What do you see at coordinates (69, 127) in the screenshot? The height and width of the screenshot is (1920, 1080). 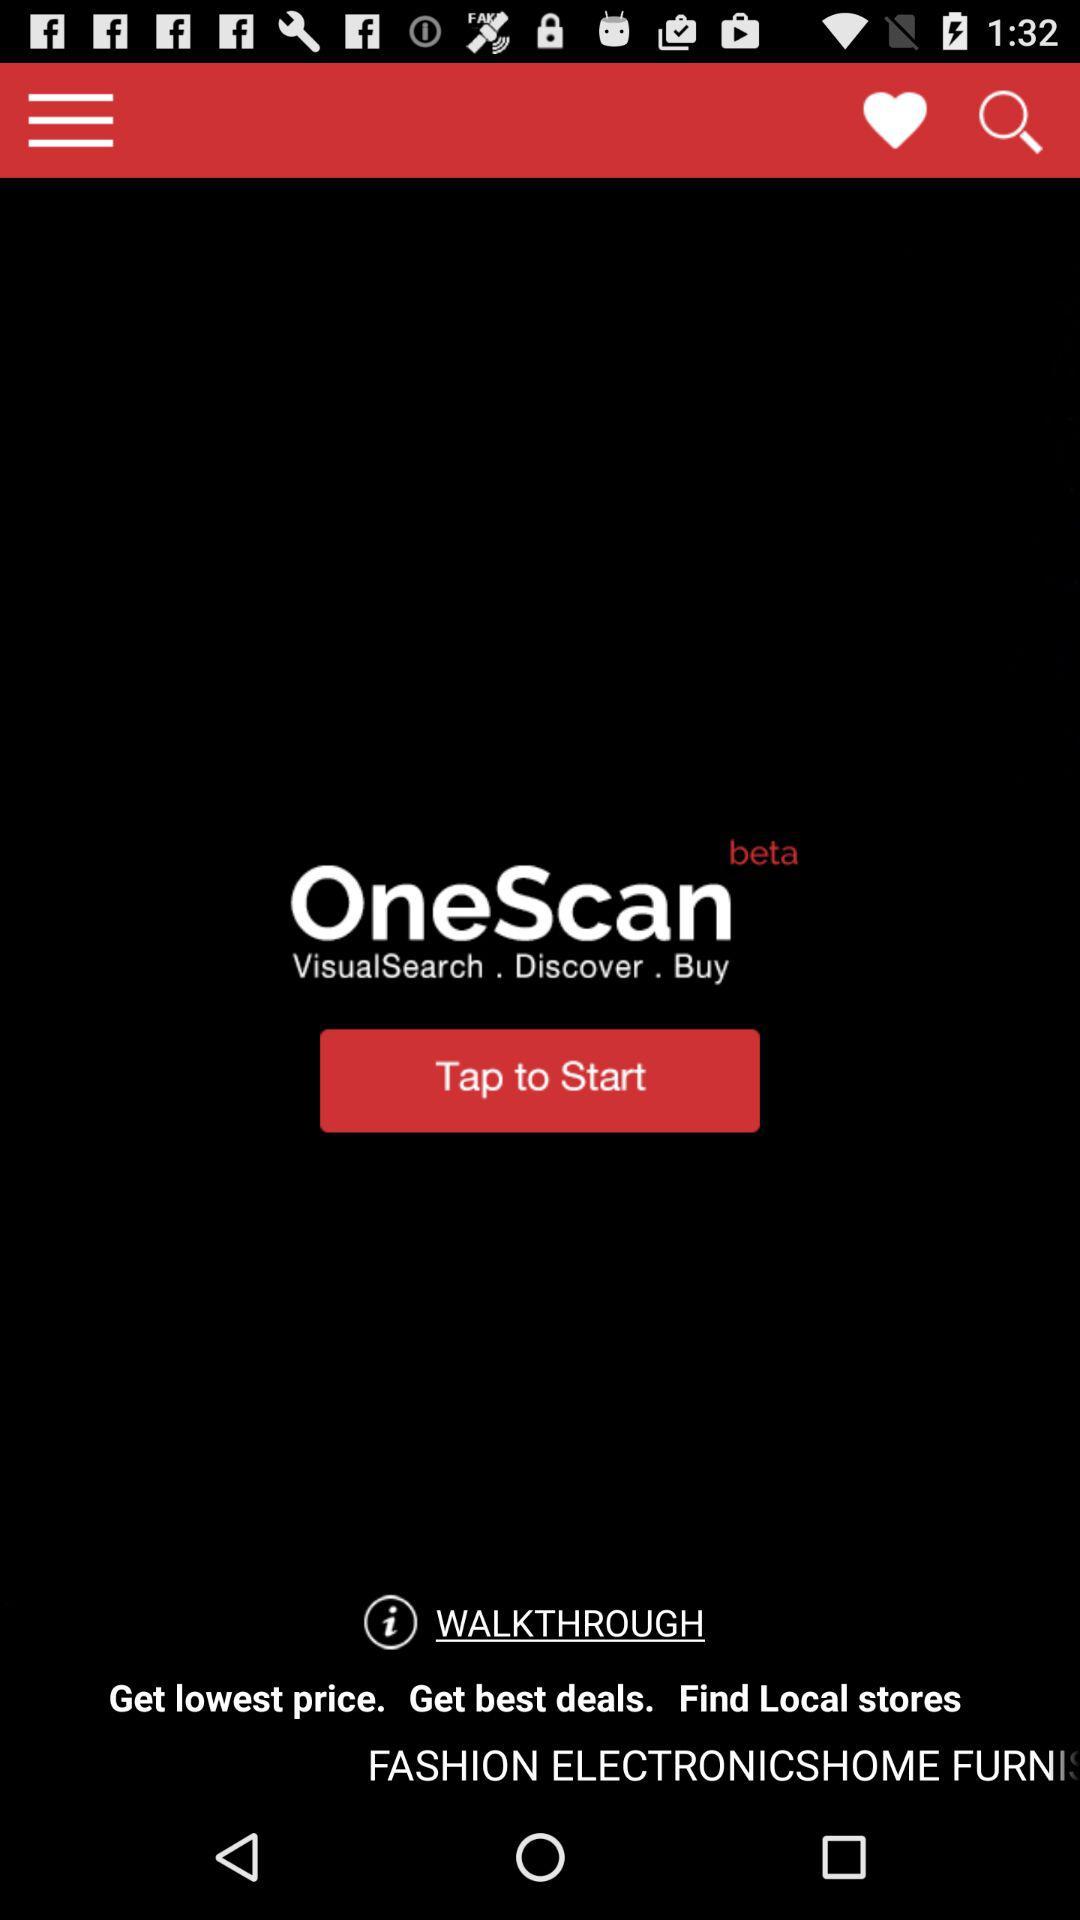 I see `the menu icon` at bounding box center [69, 127].